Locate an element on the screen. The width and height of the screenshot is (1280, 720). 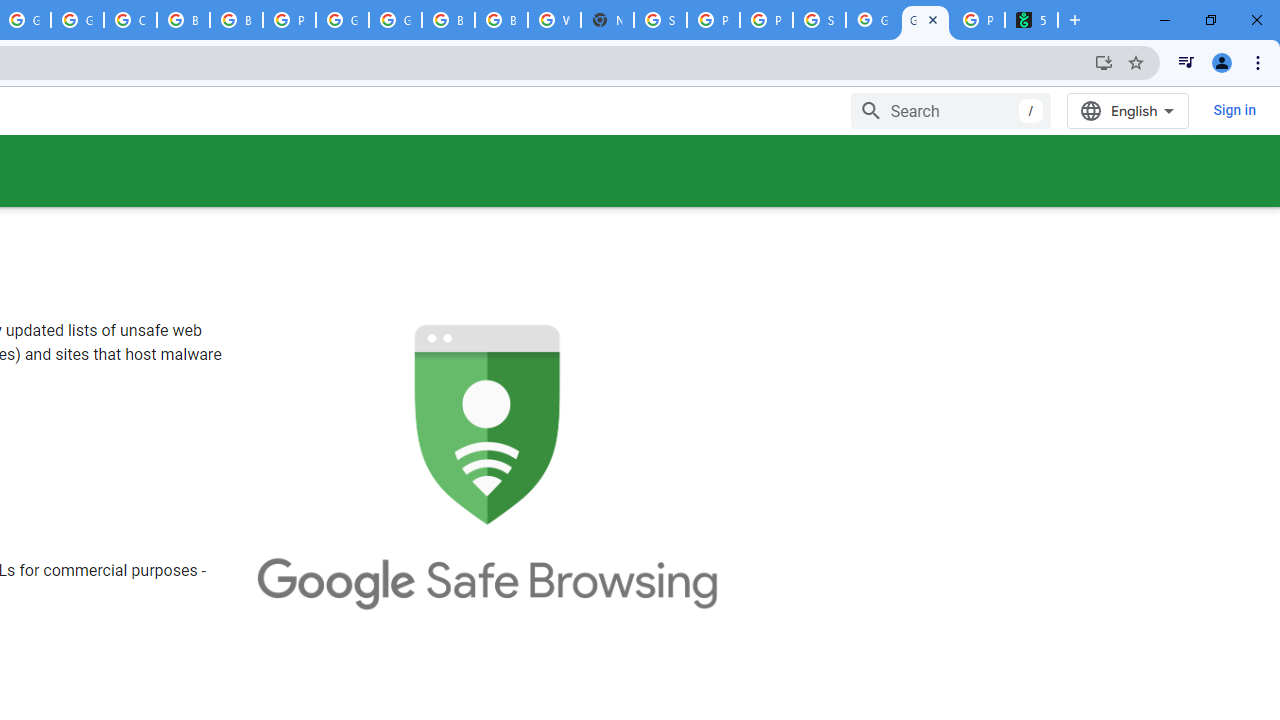
'Install Google Developers' is located at coordinates (1103, 61).